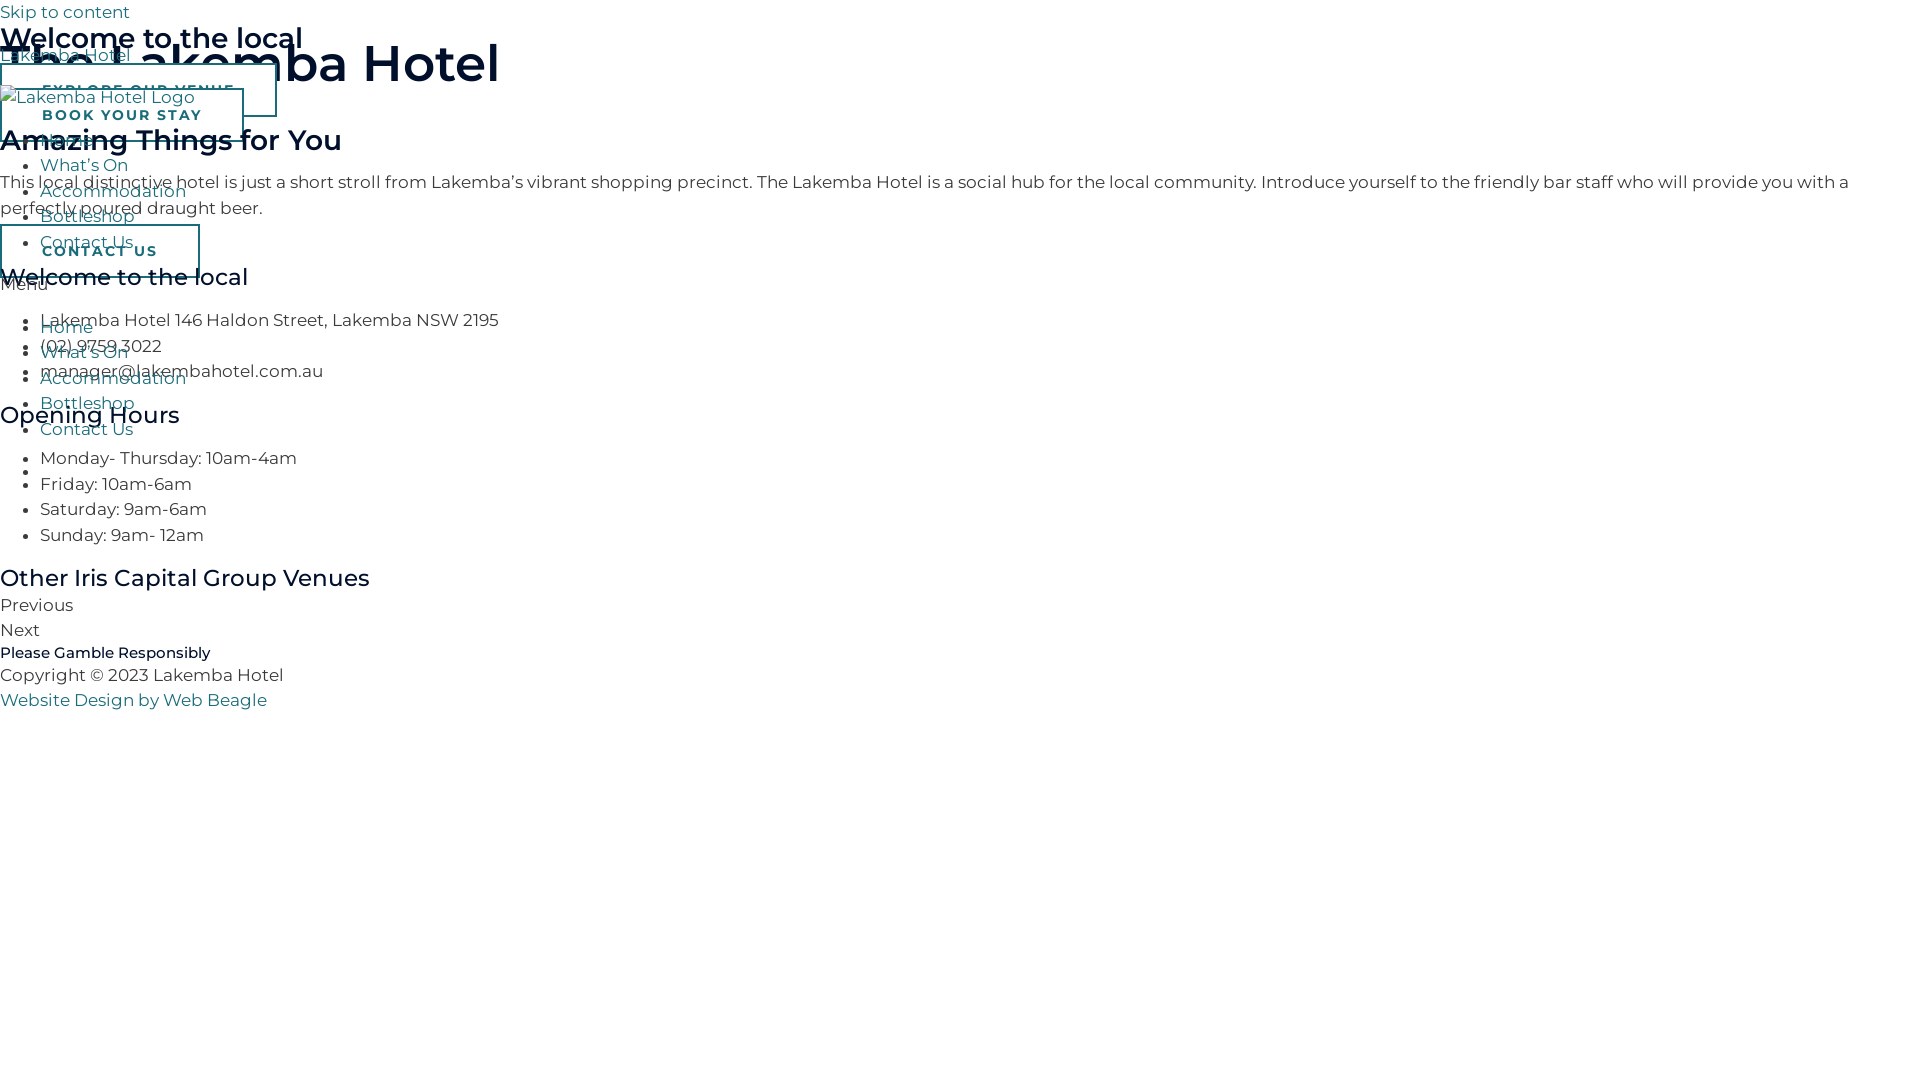  I want to click on 'Website Design by Web Beagle', so click(132, 698).